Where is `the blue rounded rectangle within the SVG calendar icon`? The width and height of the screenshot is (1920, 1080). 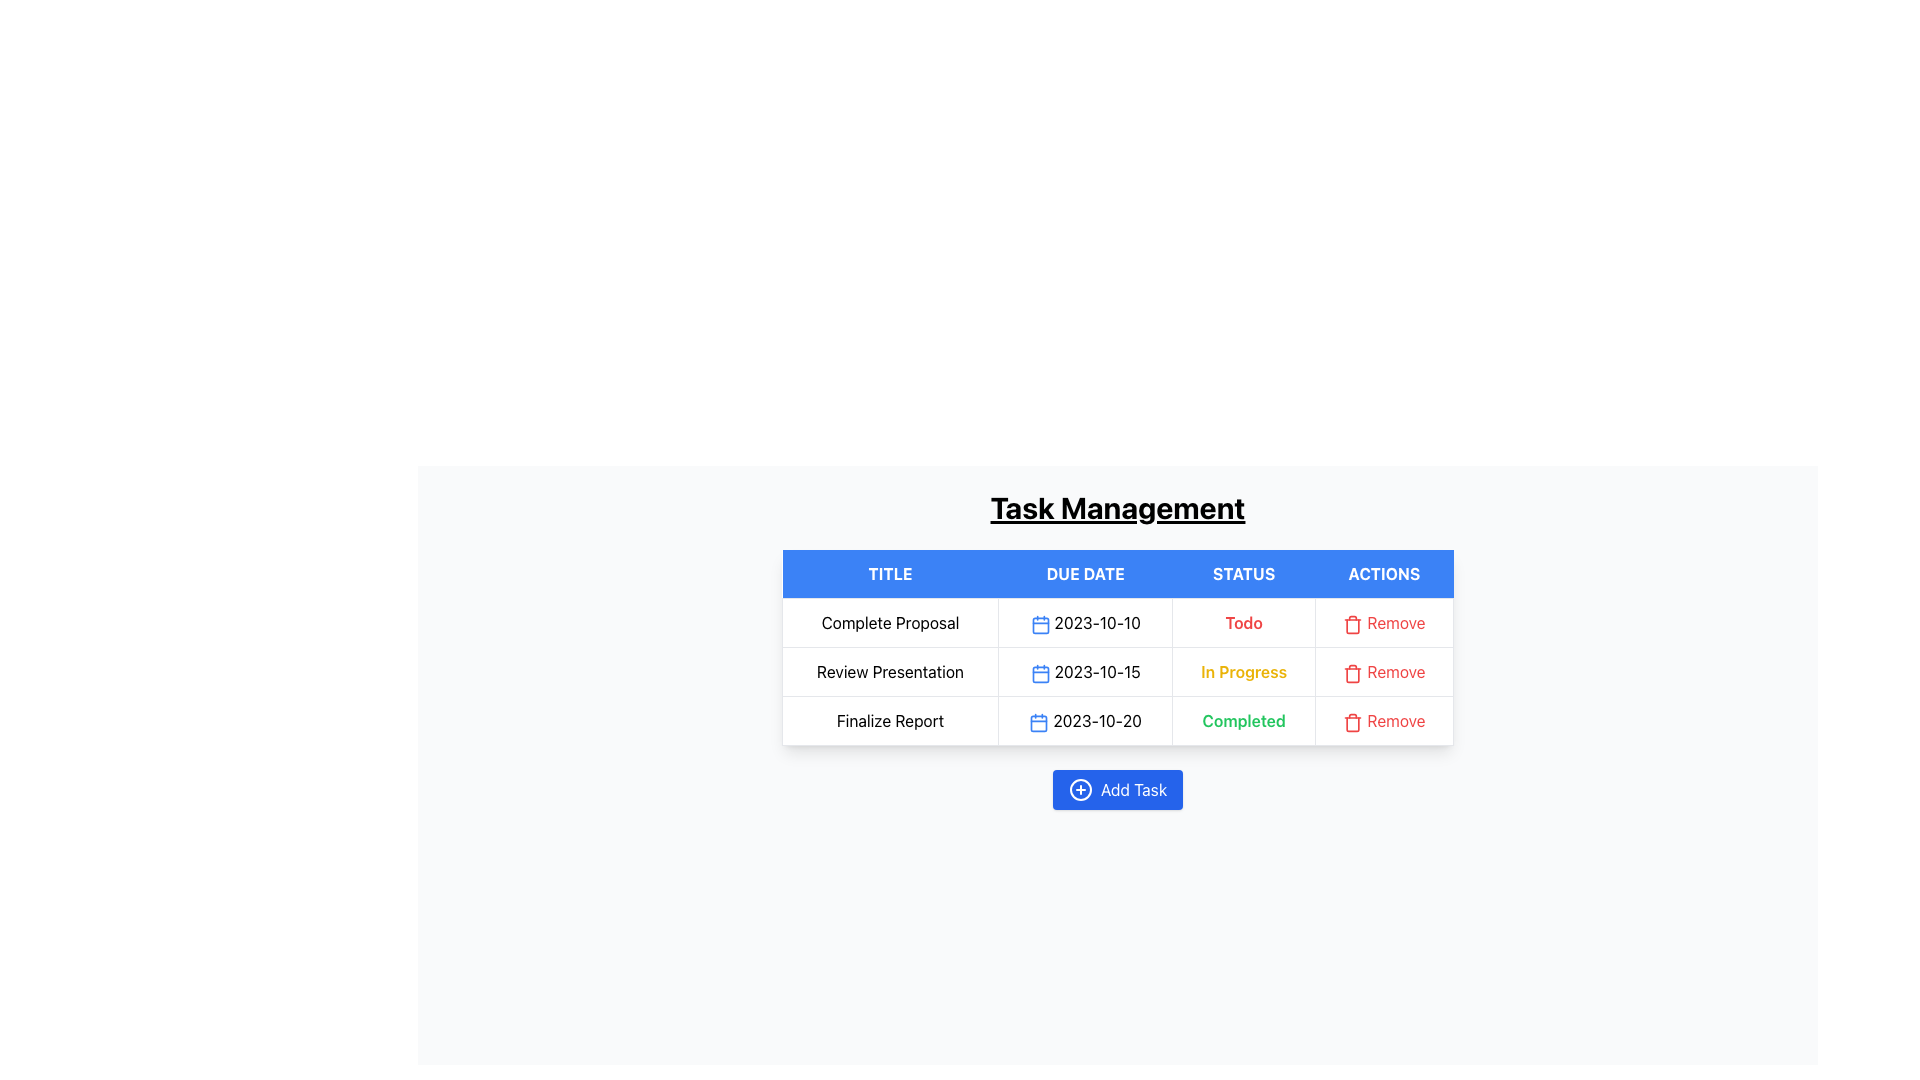
the blue rounded rectangle within the SVG calendar icon is located at coordinates (1040, 624).